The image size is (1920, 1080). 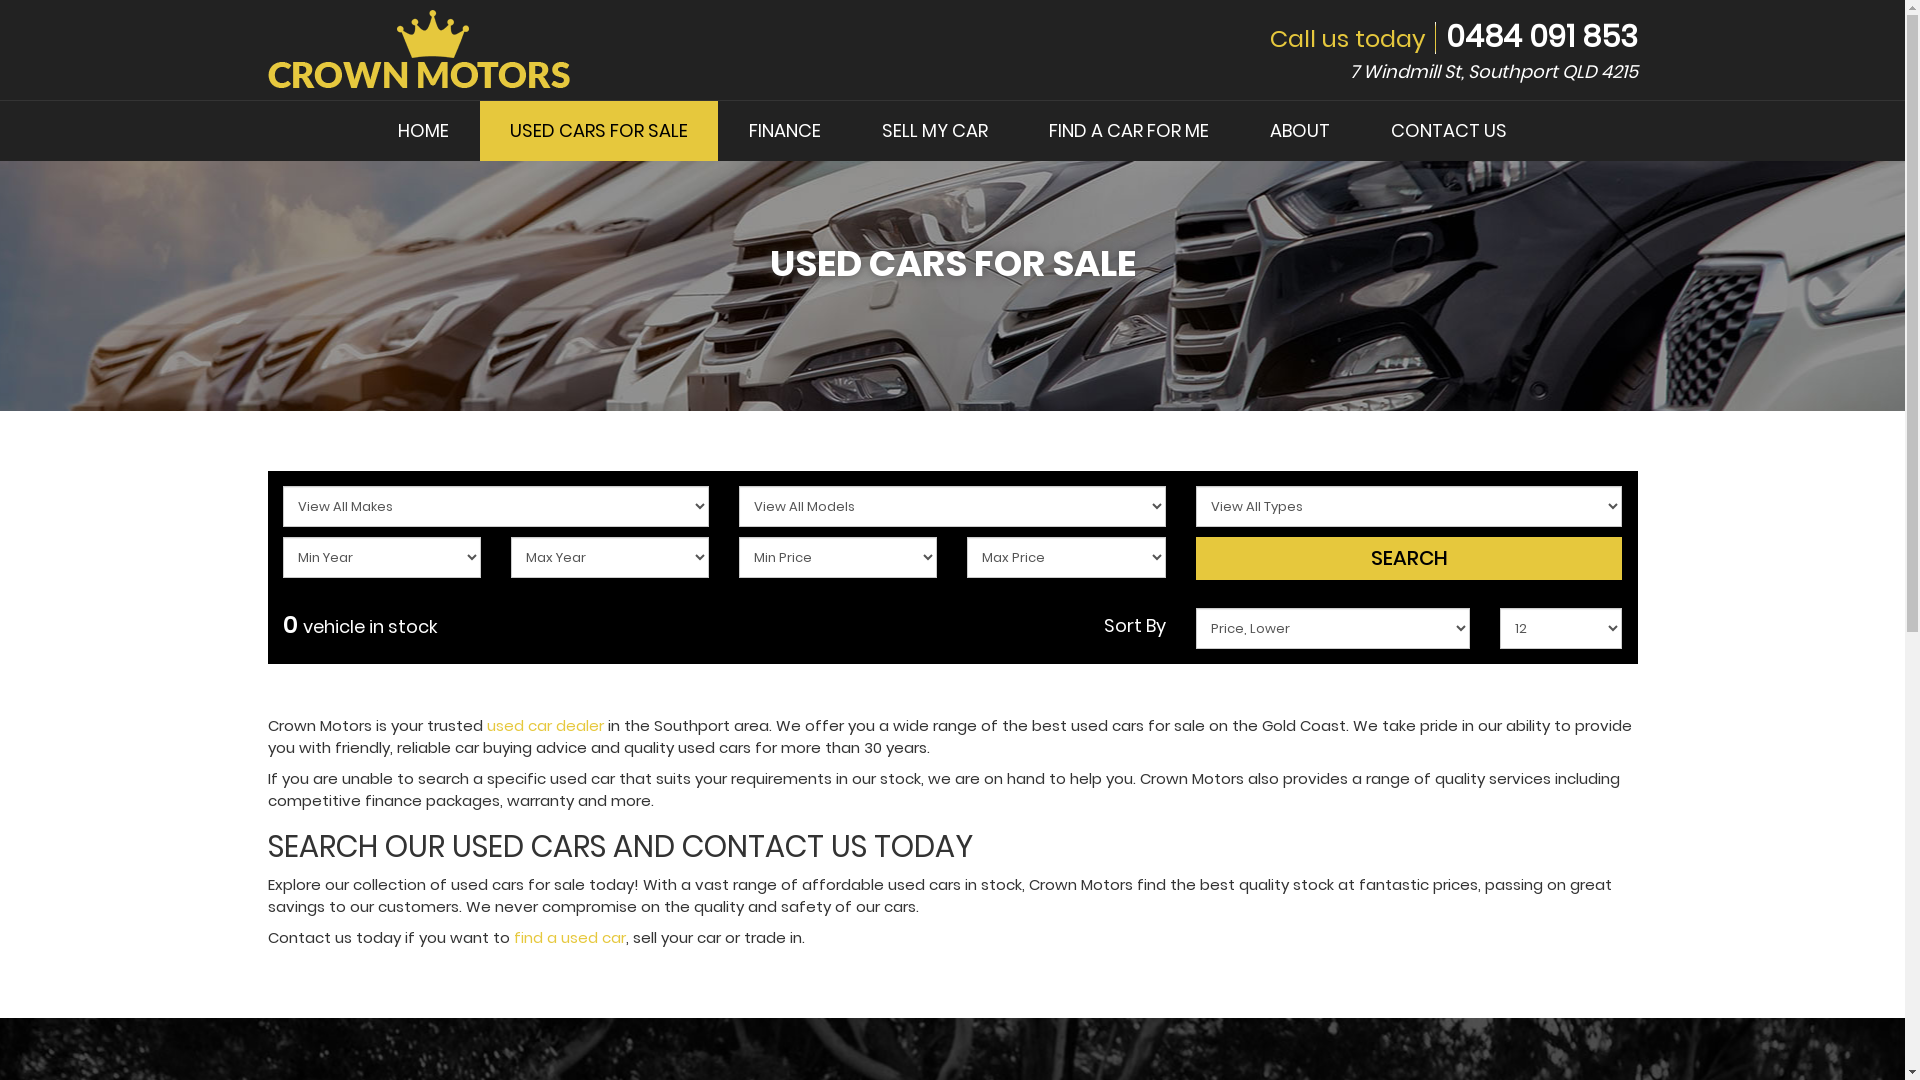 I want to click on 'HOME', so click(x=368, y=131).